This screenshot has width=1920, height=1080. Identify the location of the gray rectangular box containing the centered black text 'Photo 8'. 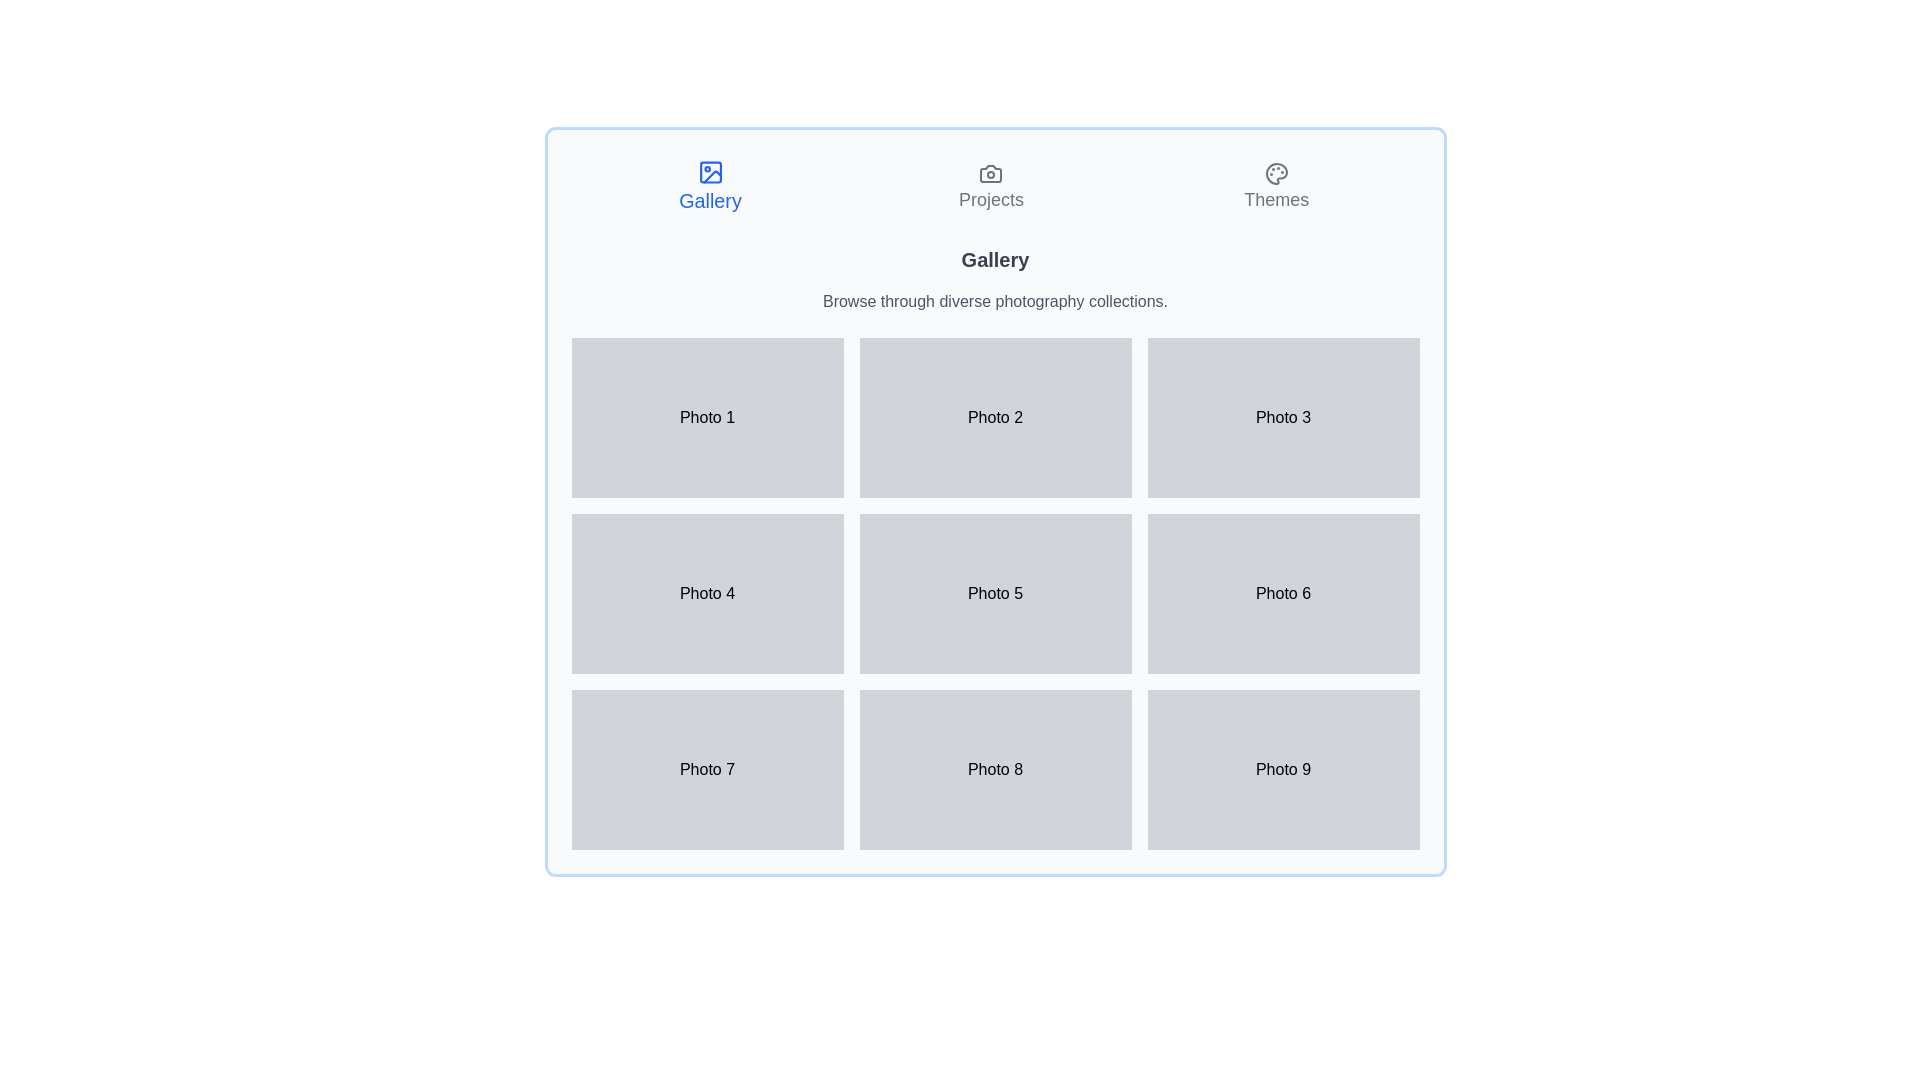
(995, 769).